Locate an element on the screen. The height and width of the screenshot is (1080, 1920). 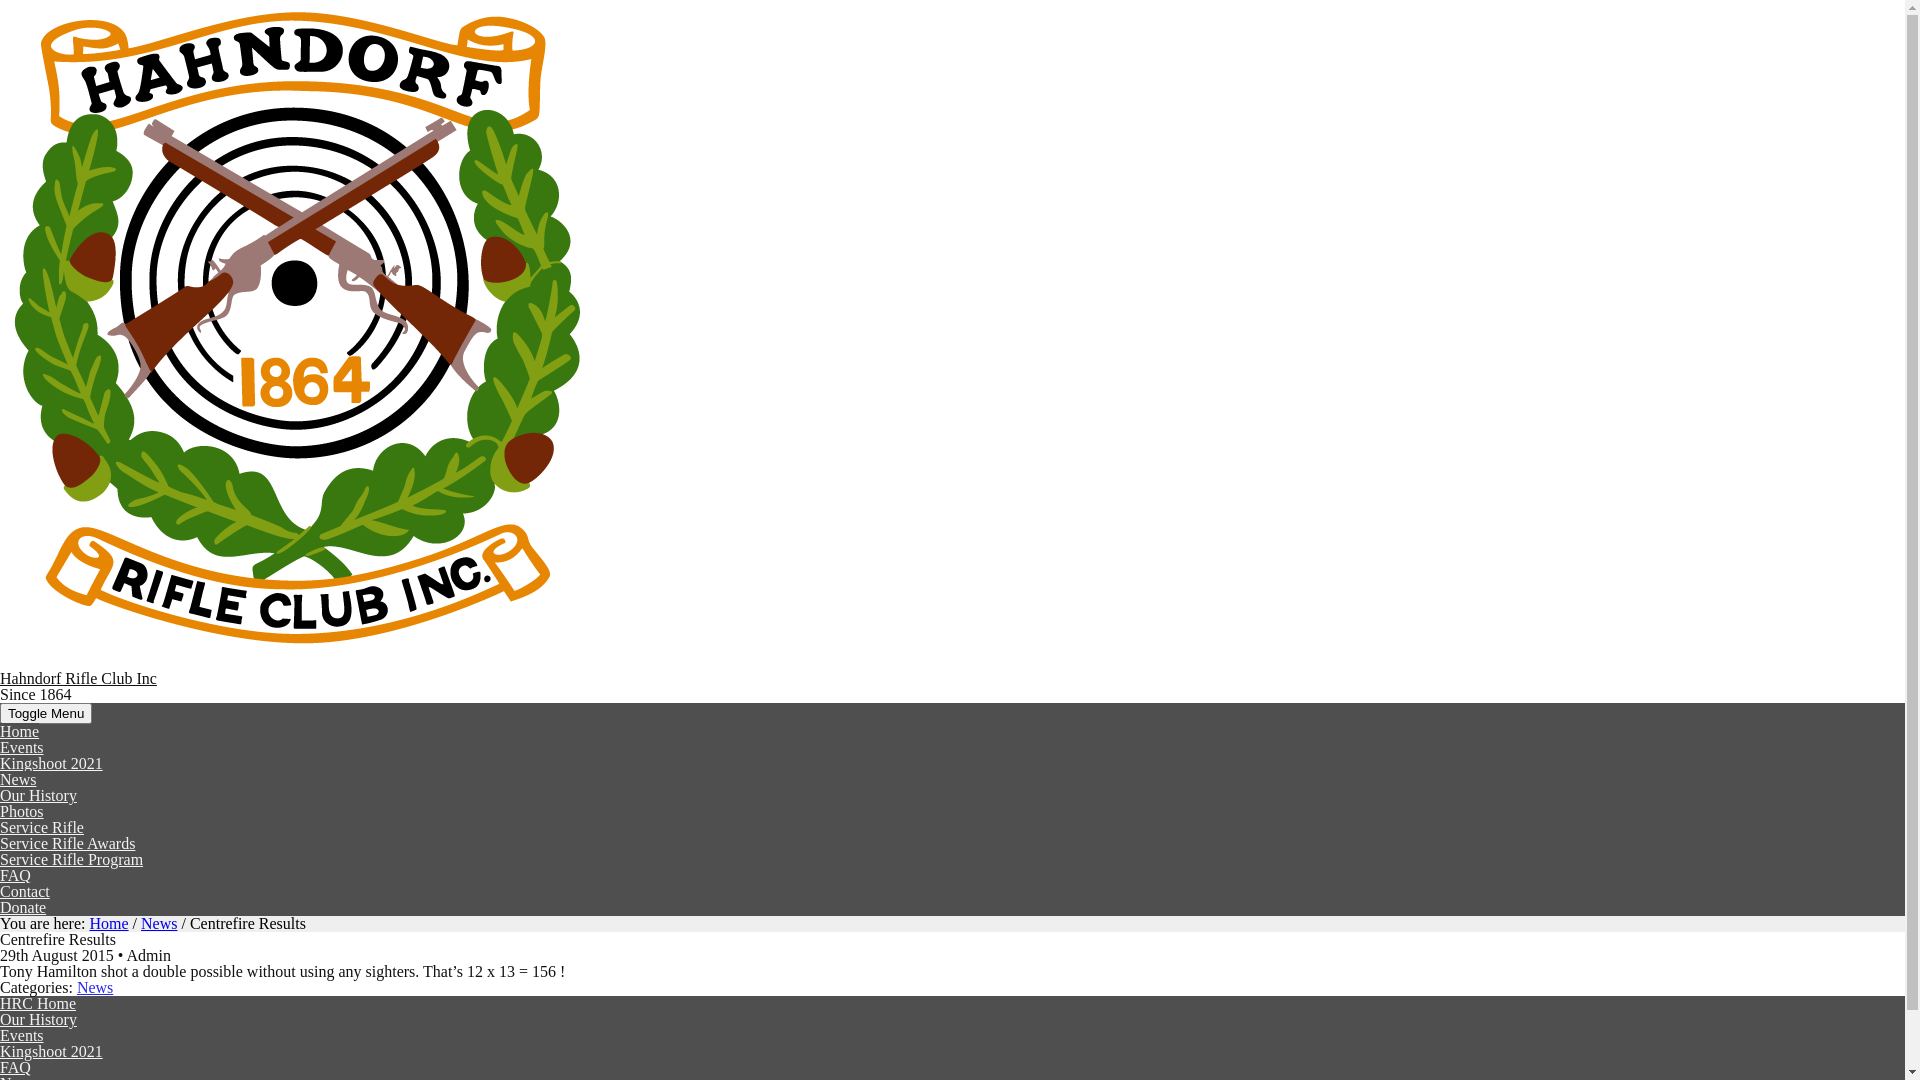
'Photos' is located at coordinates (22, 811).